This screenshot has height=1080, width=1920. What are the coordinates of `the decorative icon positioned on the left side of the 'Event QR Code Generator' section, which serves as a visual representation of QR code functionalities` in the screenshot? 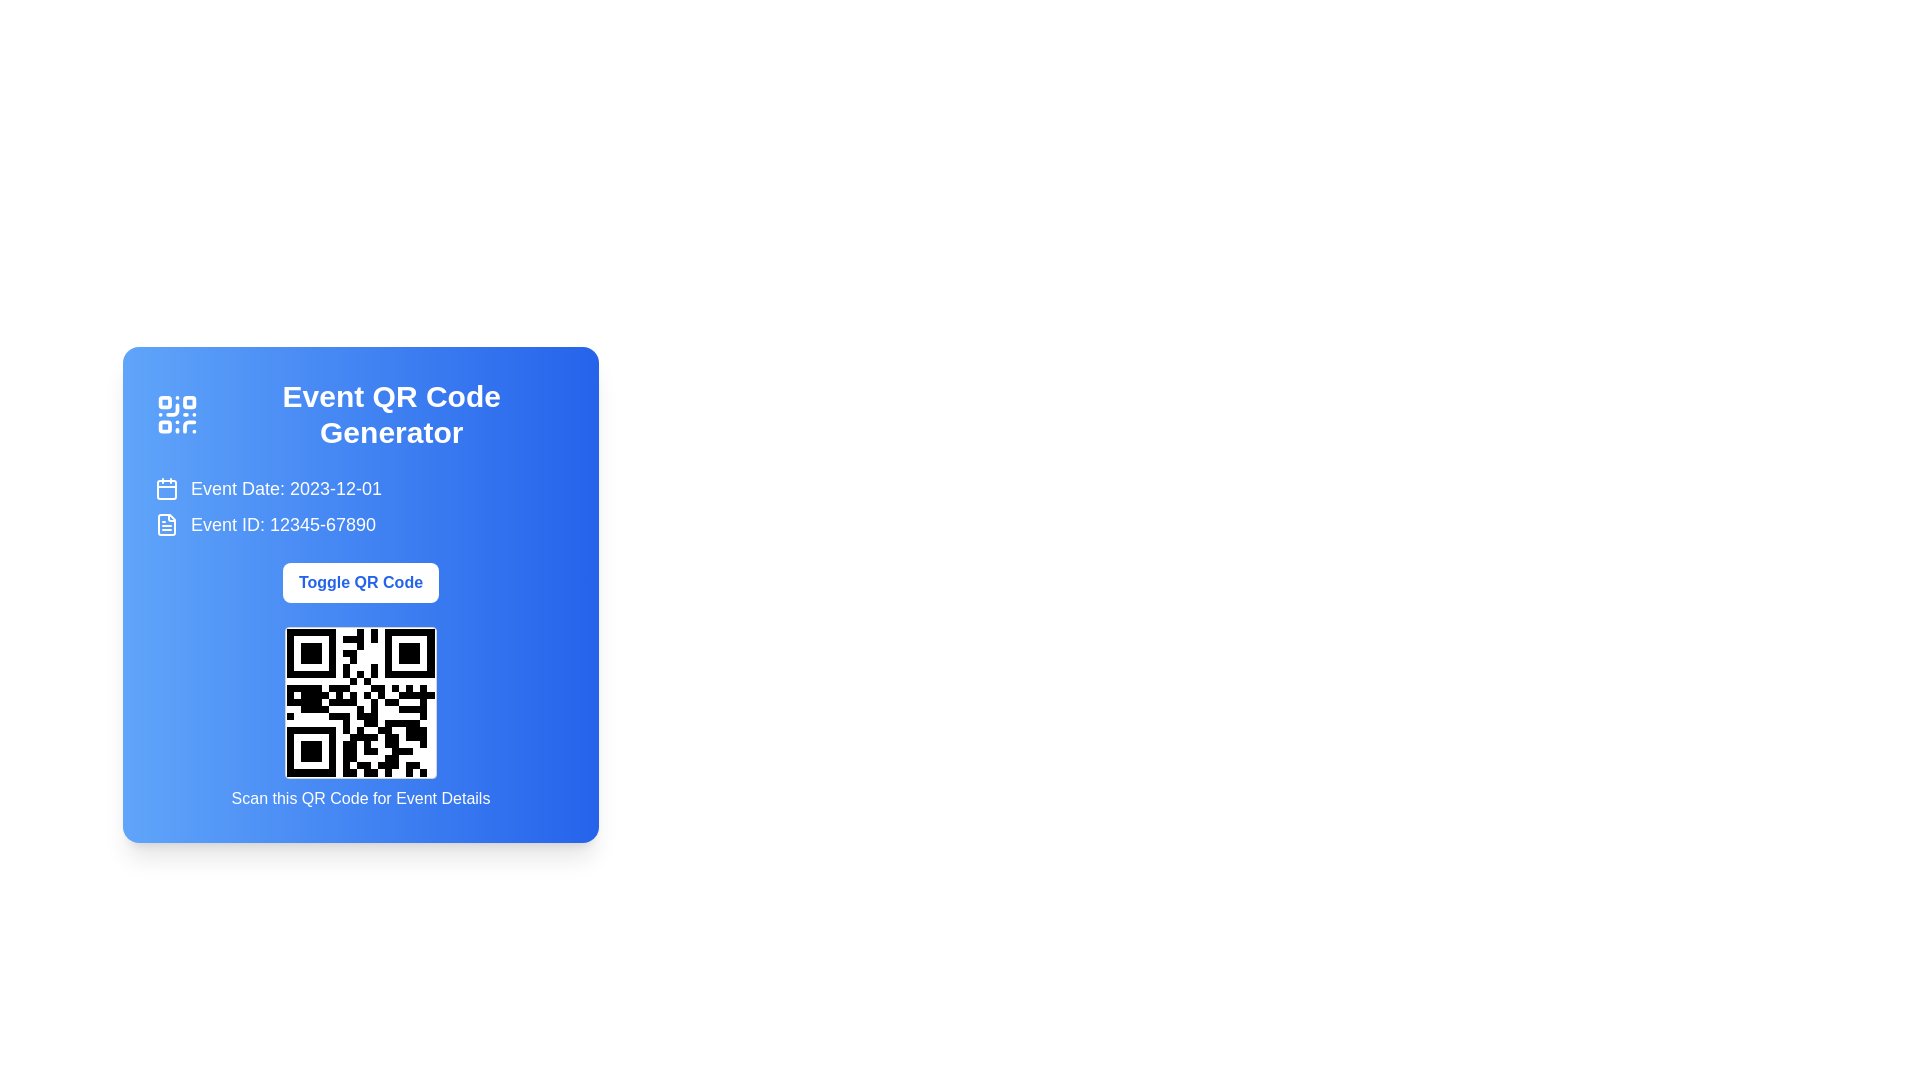 It's located at (177, 414).